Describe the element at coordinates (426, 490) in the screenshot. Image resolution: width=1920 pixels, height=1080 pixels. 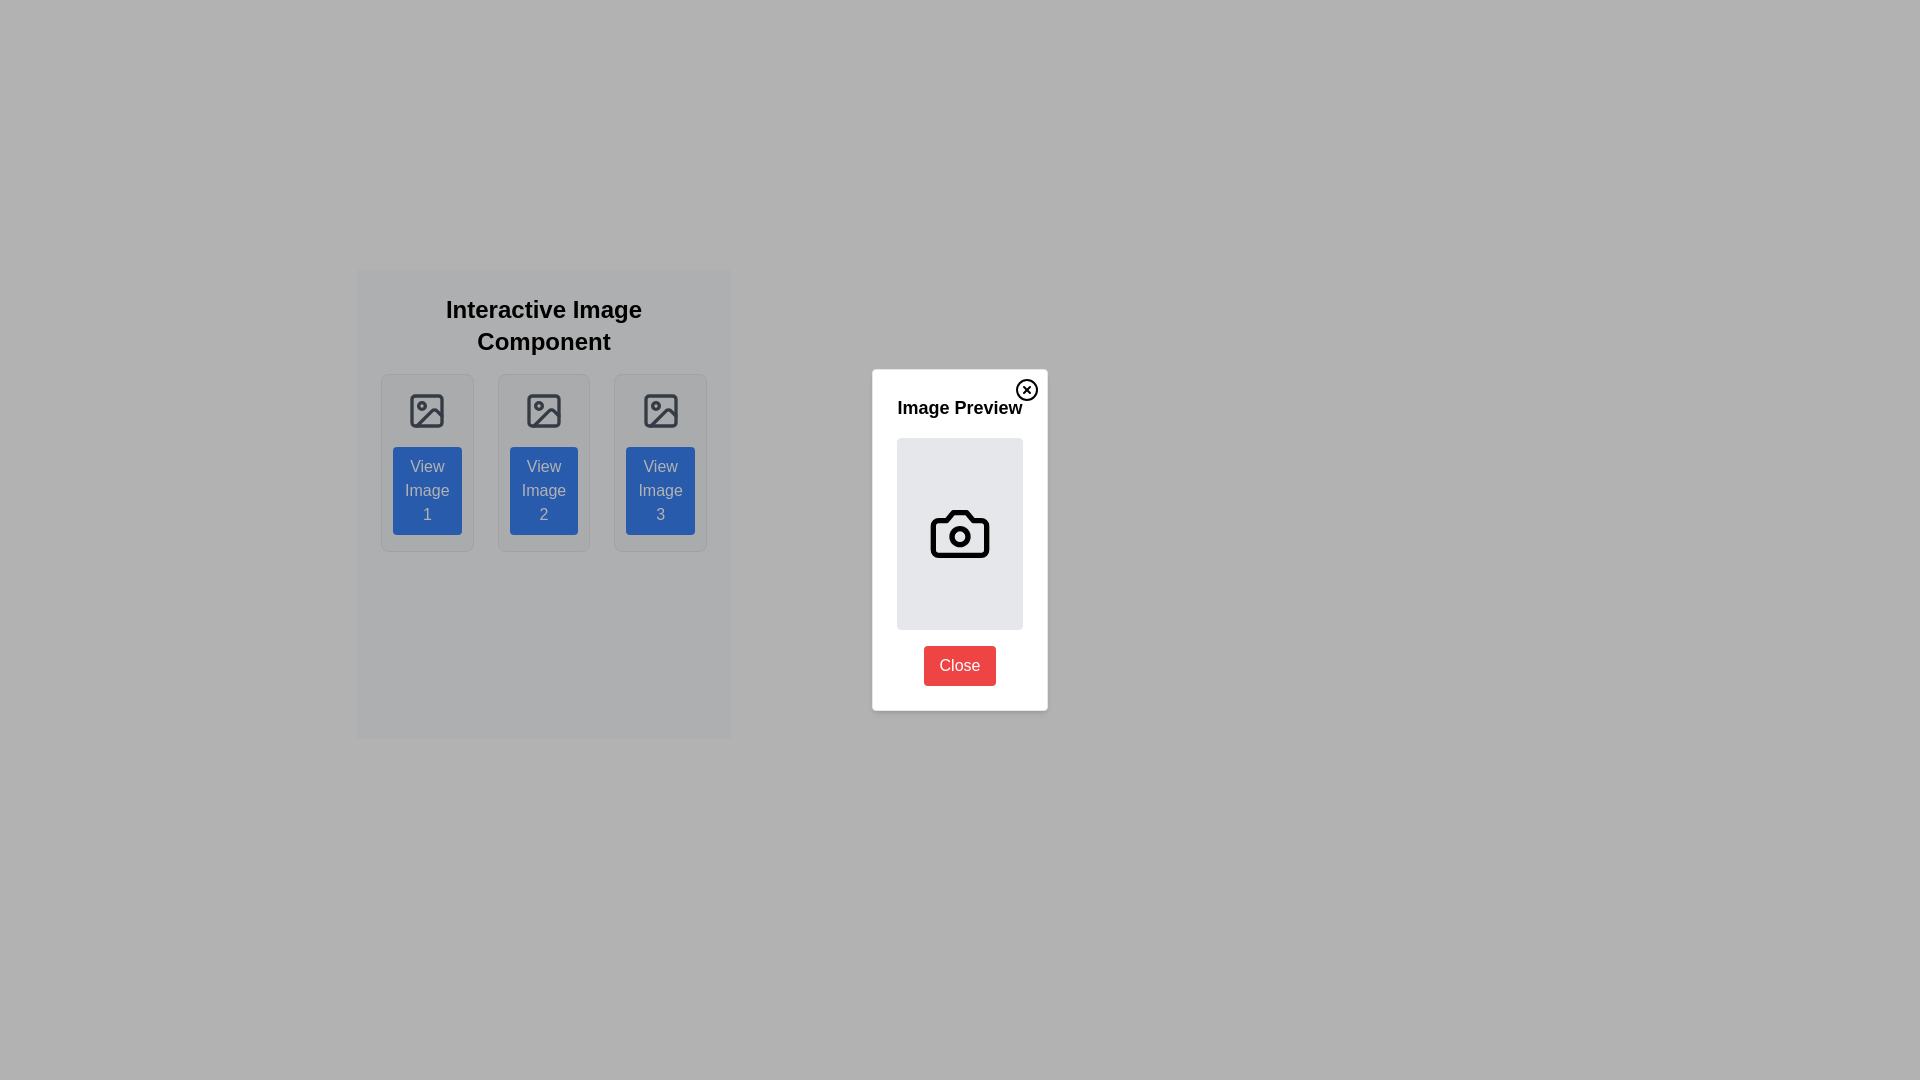
I see `the leftmost button in the 'Interactive Image Component'` at that location.